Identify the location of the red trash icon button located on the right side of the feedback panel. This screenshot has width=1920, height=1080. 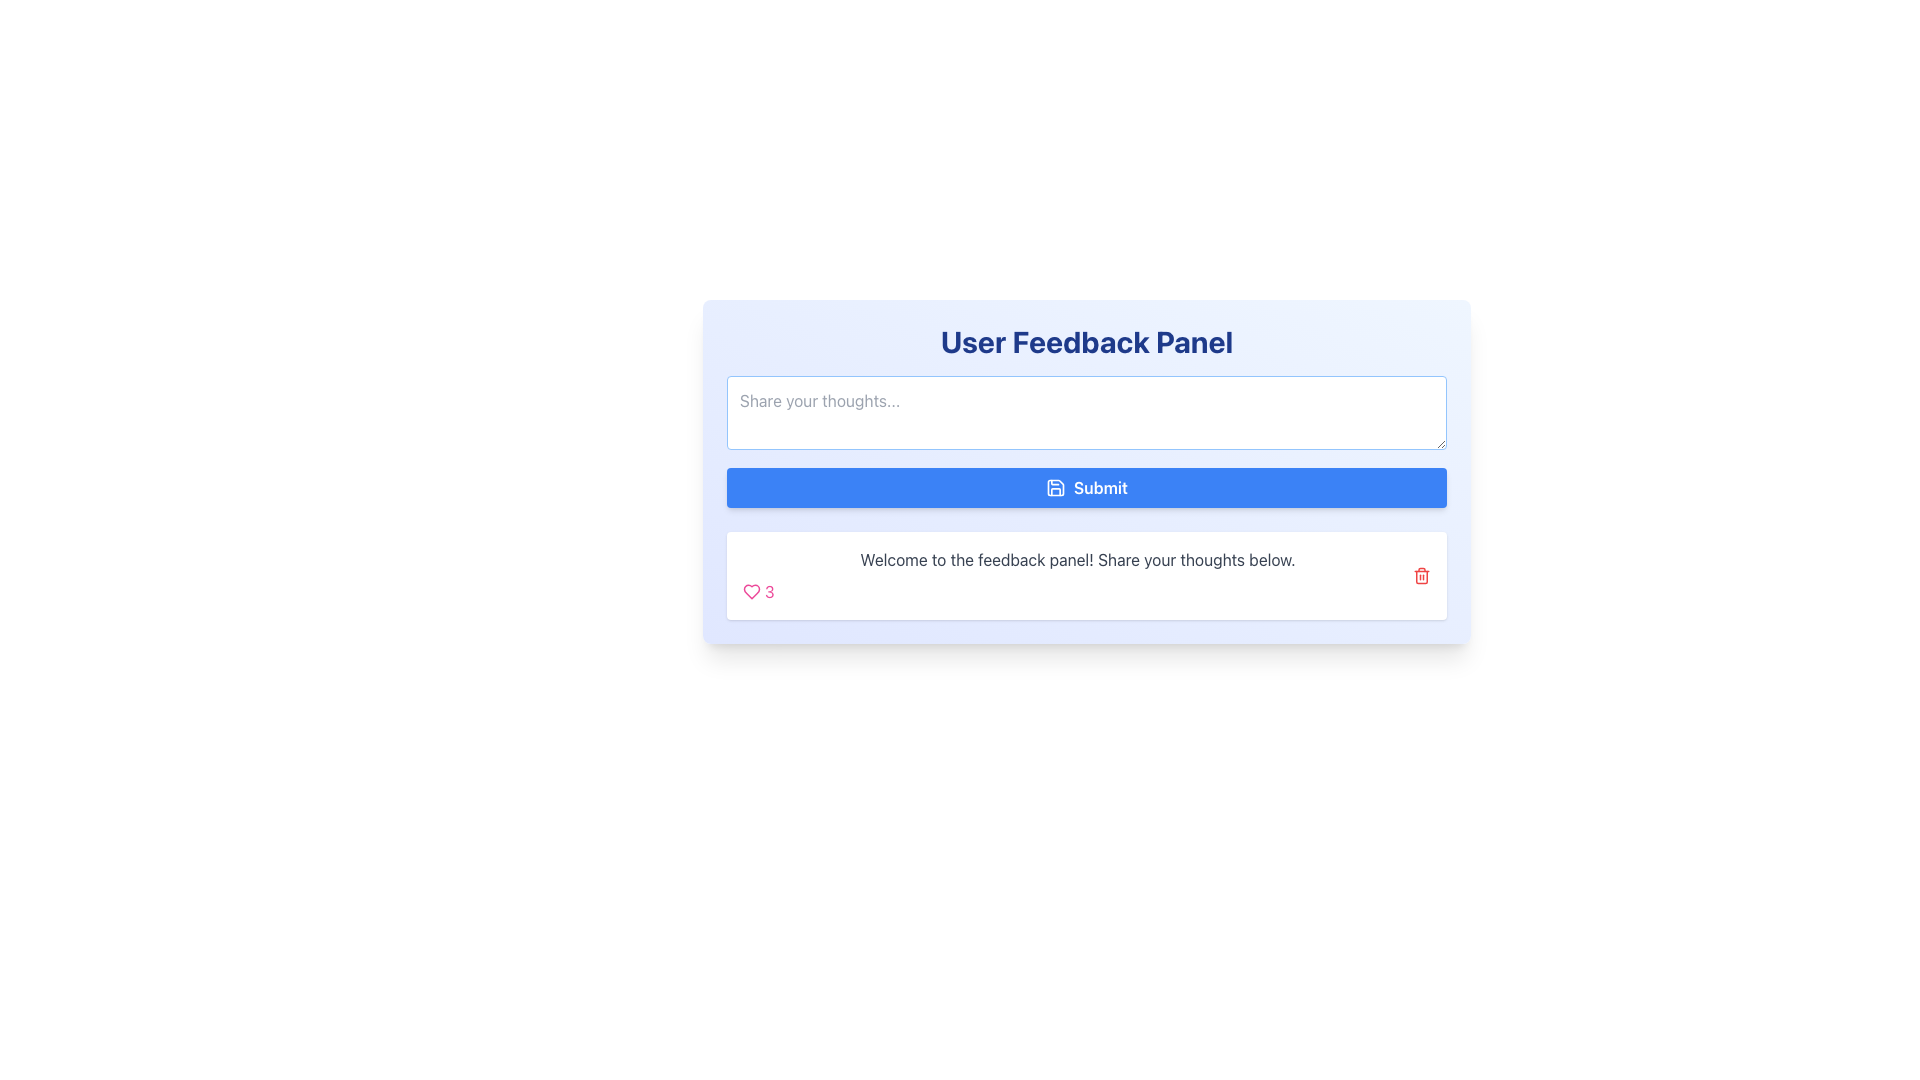
(1420, 575).